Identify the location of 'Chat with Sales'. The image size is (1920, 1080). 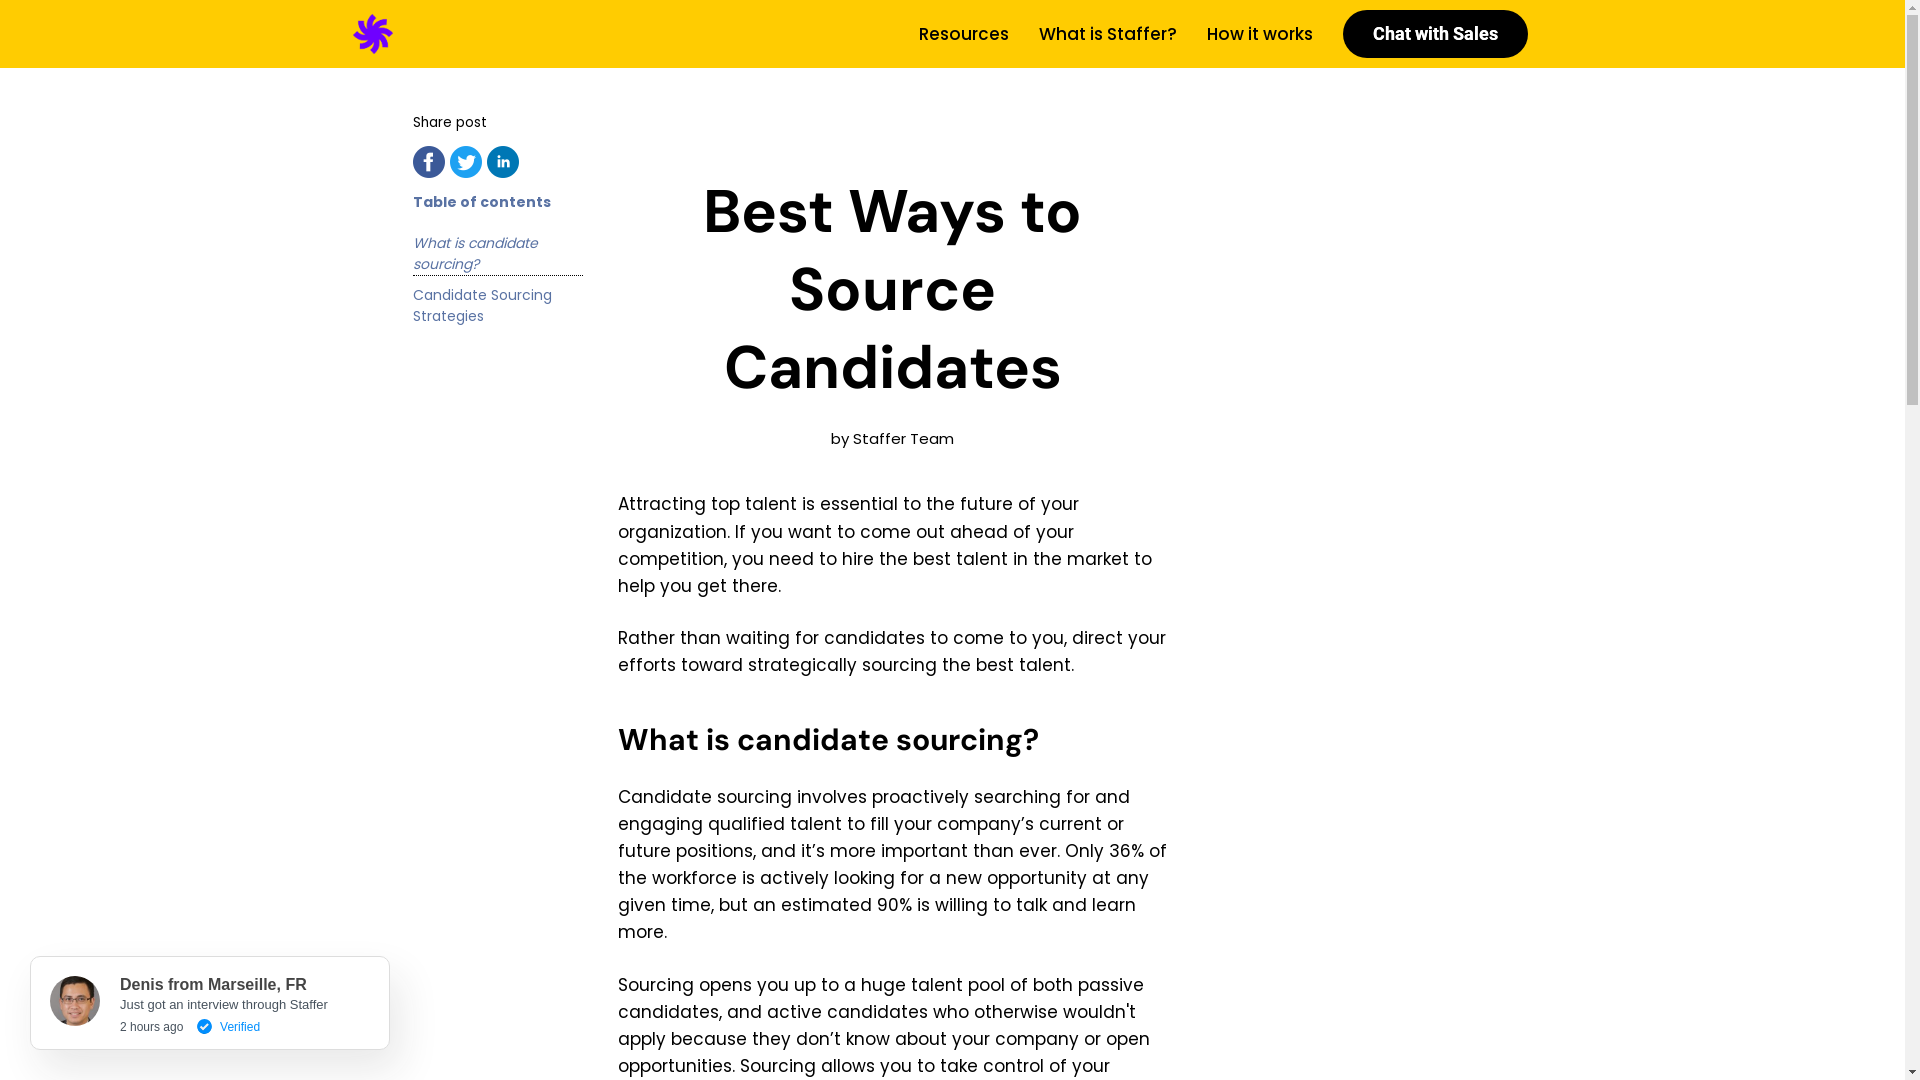
(1433, 34).